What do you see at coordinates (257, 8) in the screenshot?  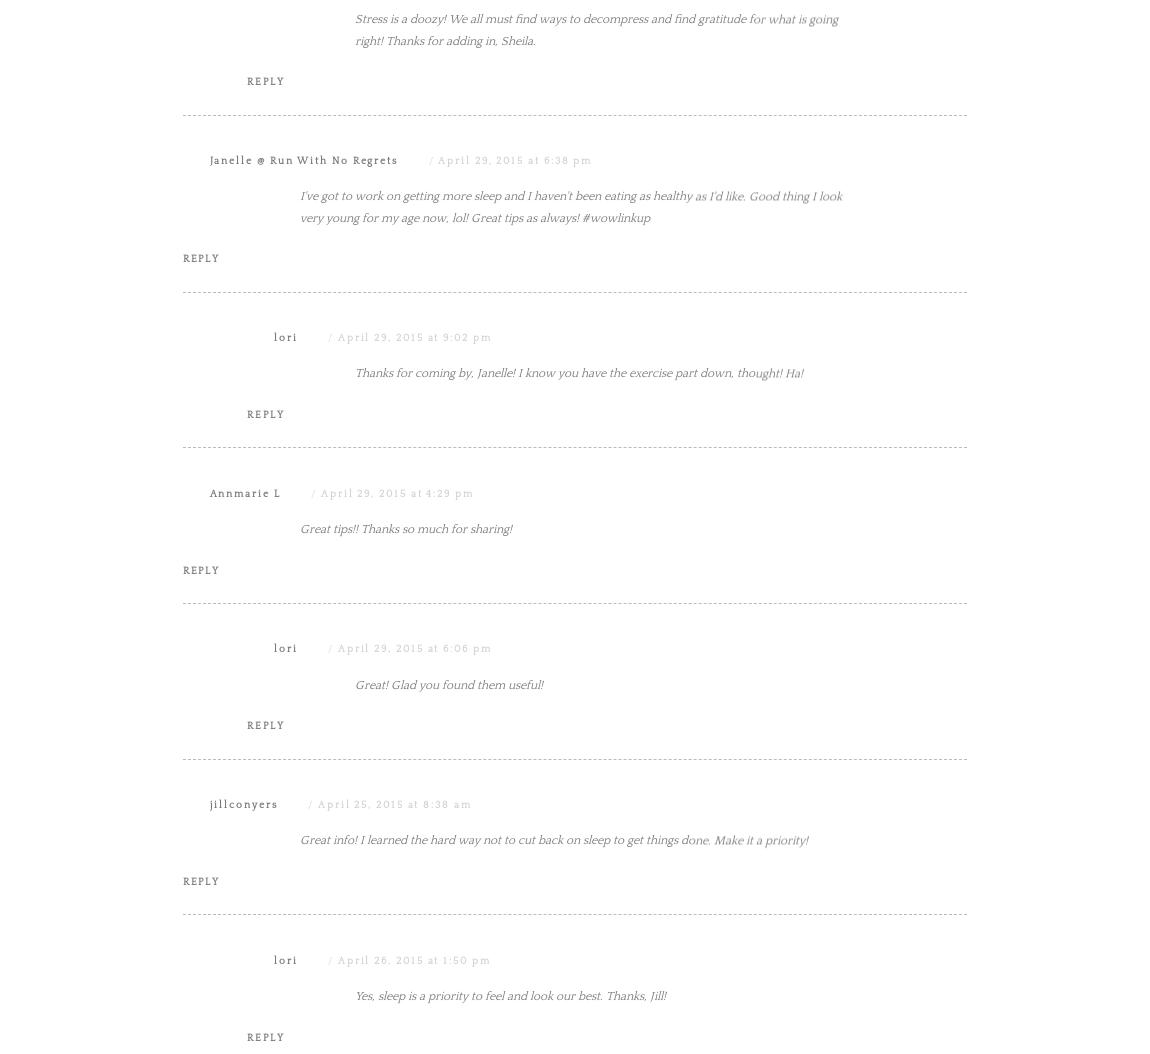 I see `'Sheila Simmons'` at bounding box center [257, 8].